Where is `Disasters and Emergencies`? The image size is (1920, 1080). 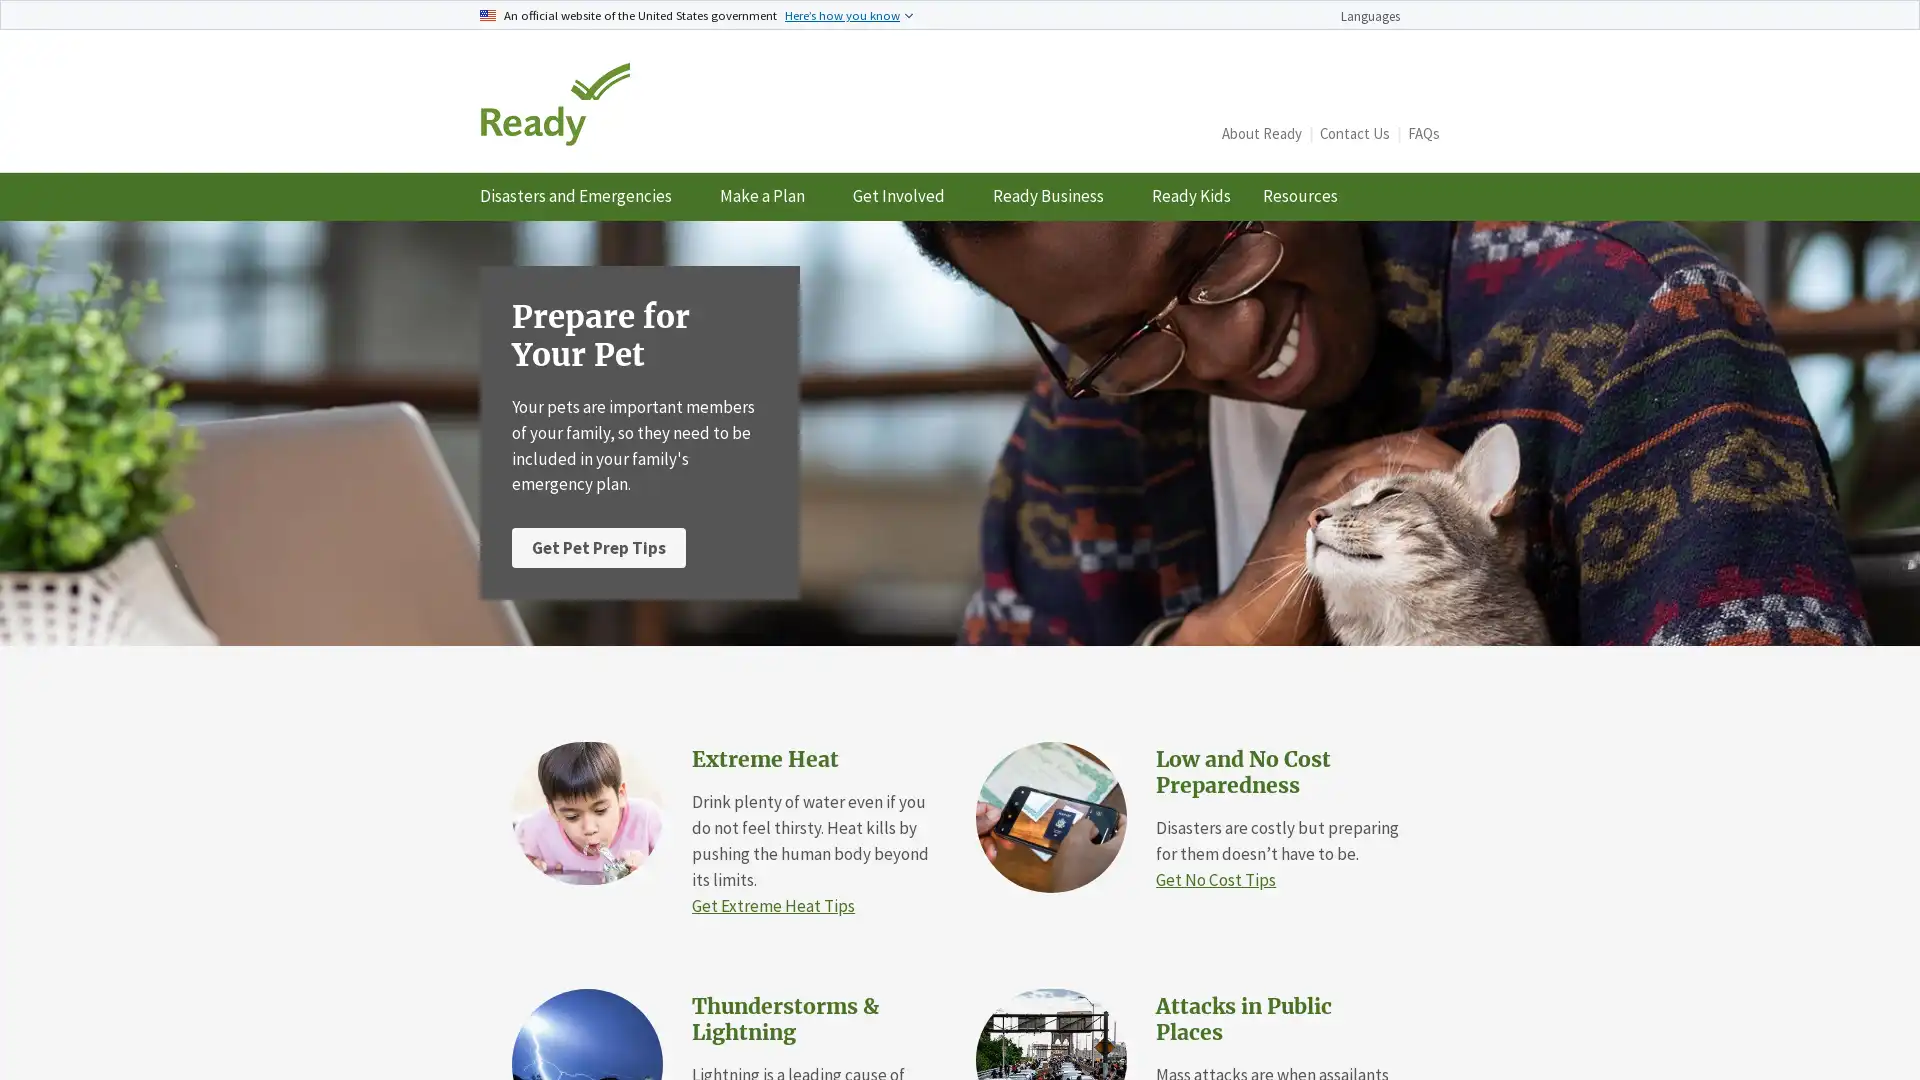 Disasters and Emergencies is located at coordinates (583, 196).